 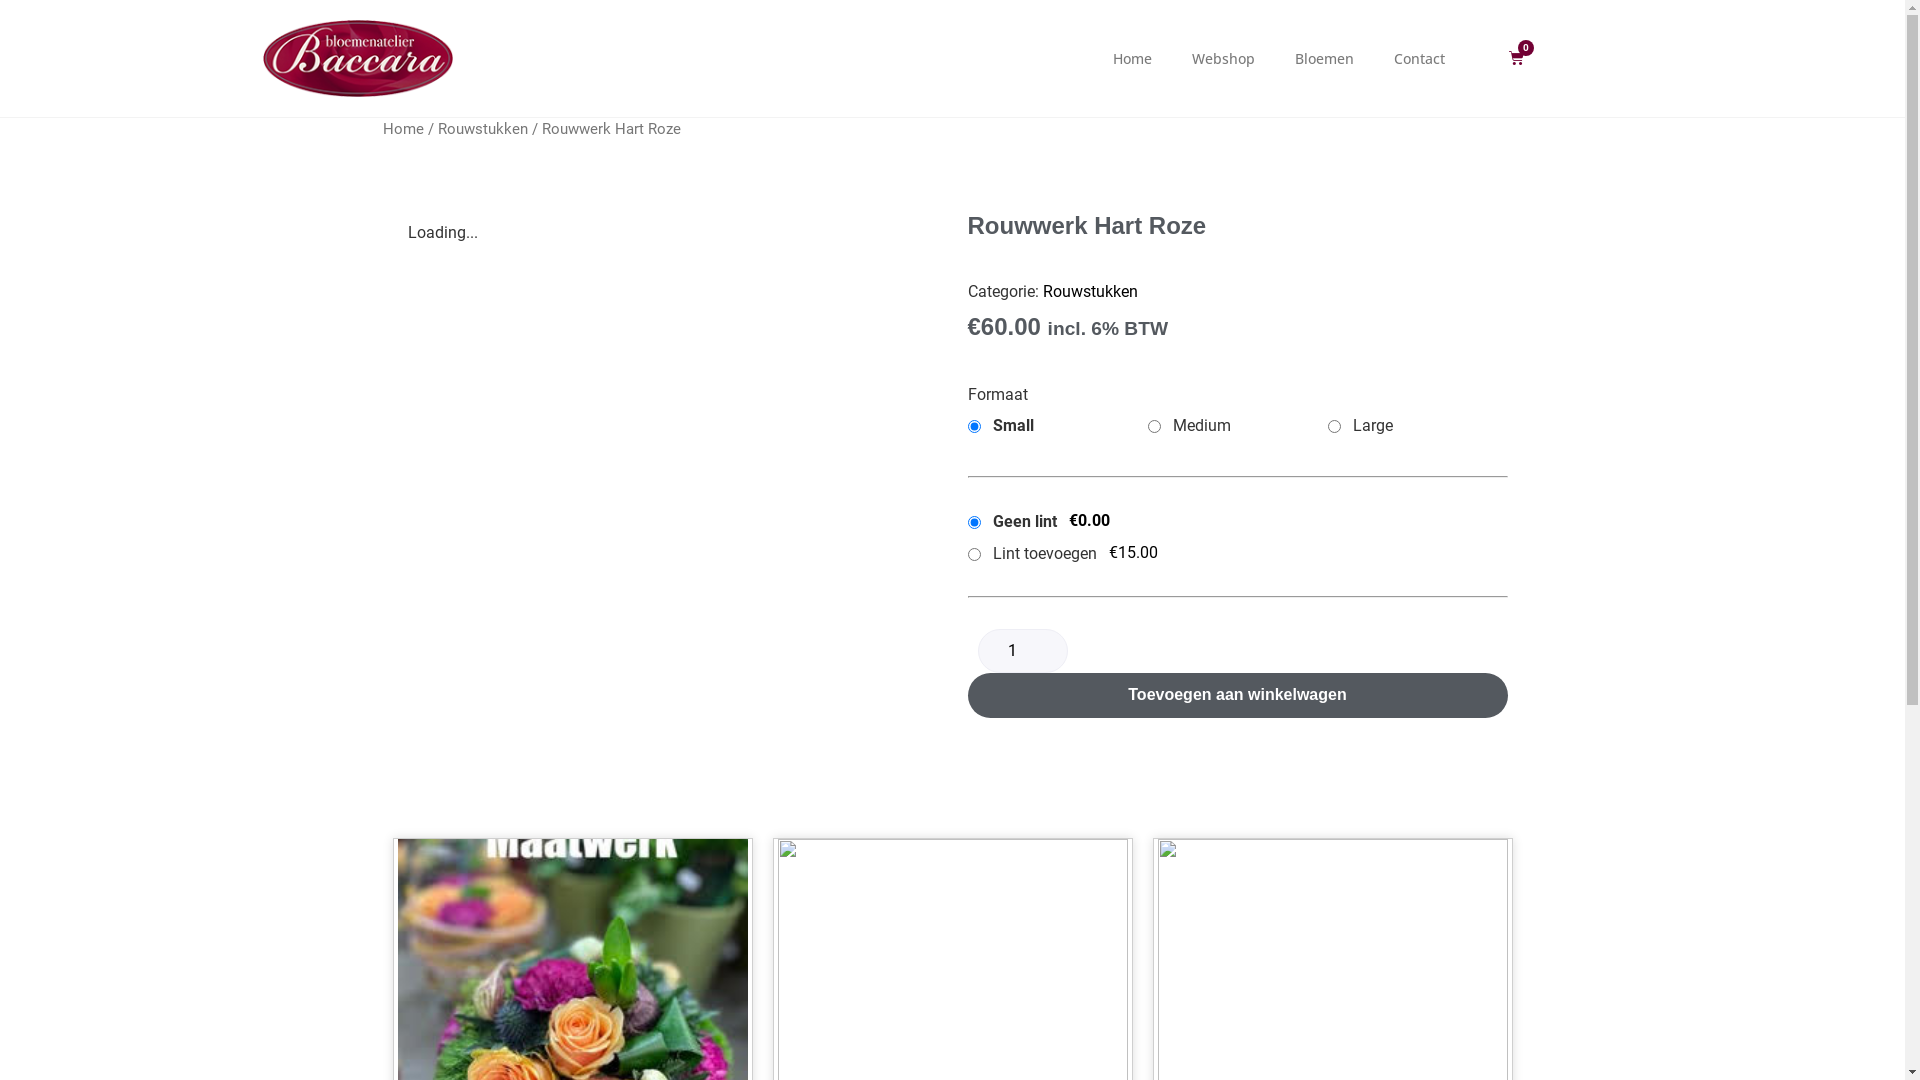 What do you see at coordinates (401, 128) in the screenshot?
I see `'Home'` at bounding box center [401, 128].